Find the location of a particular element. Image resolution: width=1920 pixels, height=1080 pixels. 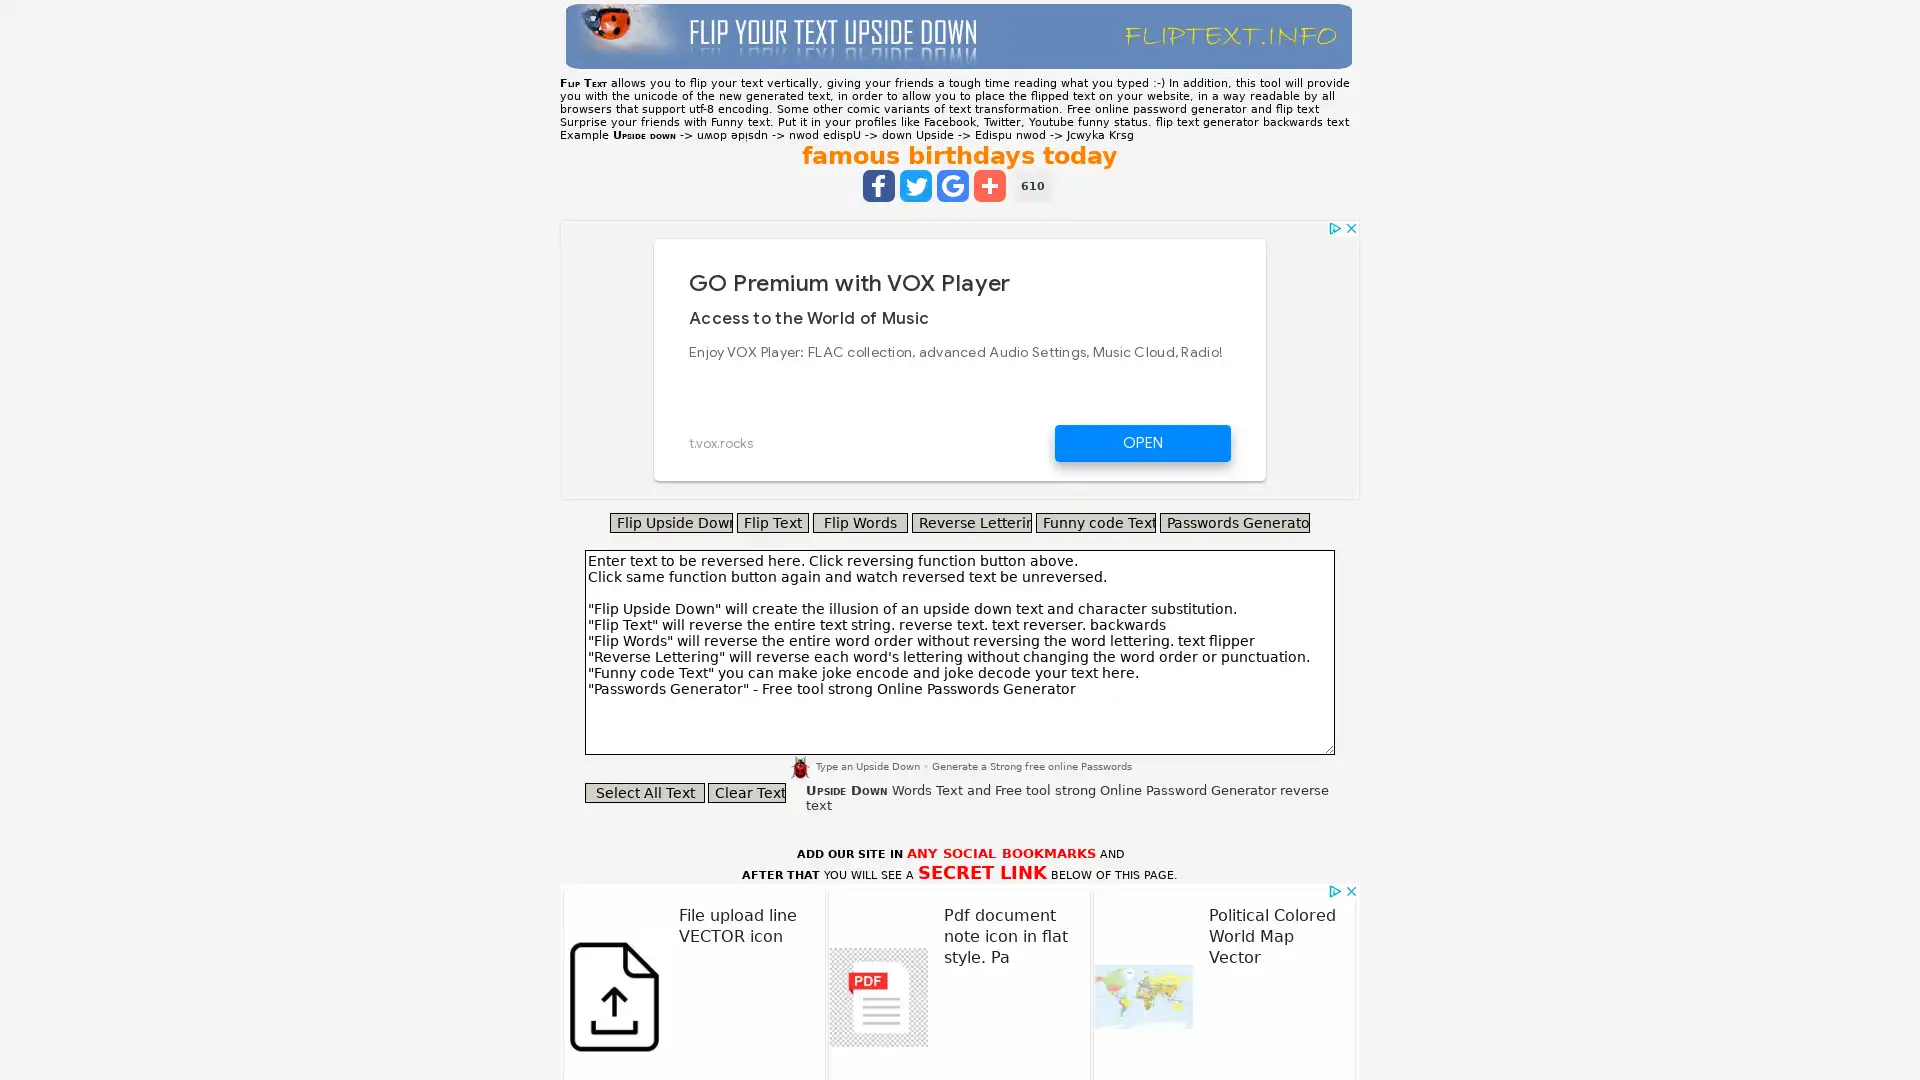

Select All Text is located at coordinates (644, 792).